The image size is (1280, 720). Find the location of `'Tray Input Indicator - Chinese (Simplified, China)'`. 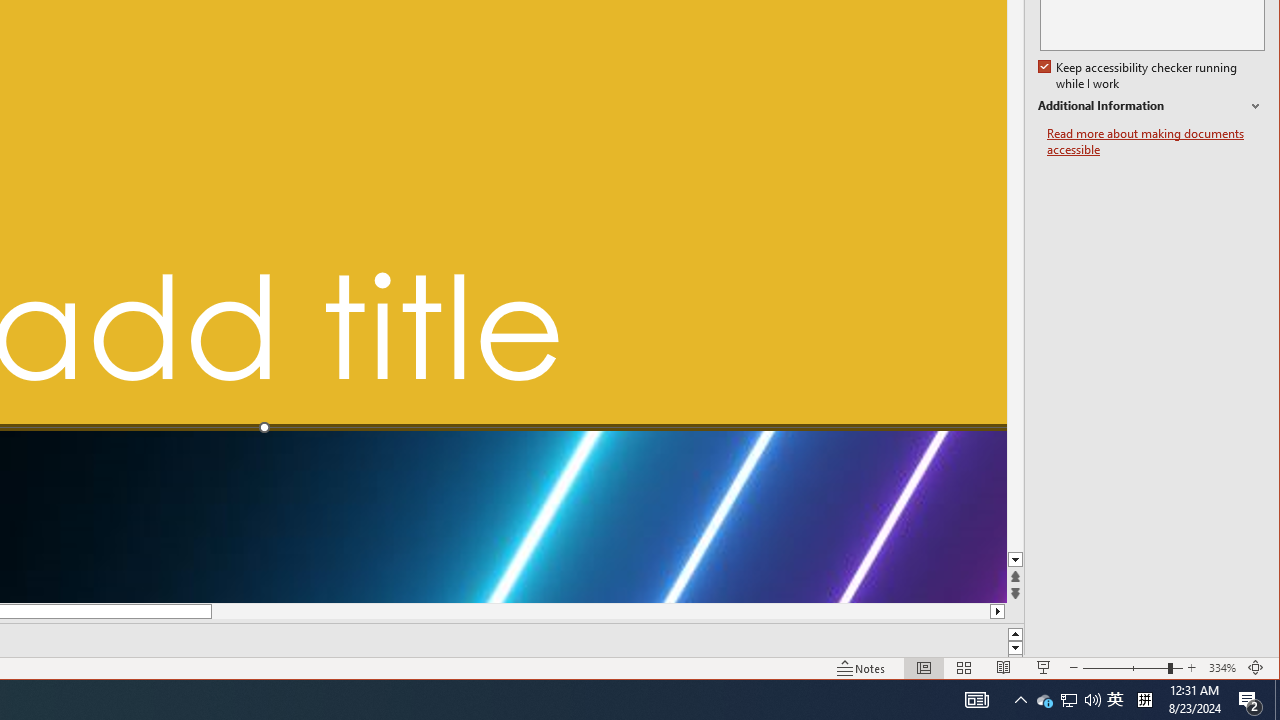

'Tray Input Indicator - Chinese (Simplified, China)' is located at coordinates (1144, 698).